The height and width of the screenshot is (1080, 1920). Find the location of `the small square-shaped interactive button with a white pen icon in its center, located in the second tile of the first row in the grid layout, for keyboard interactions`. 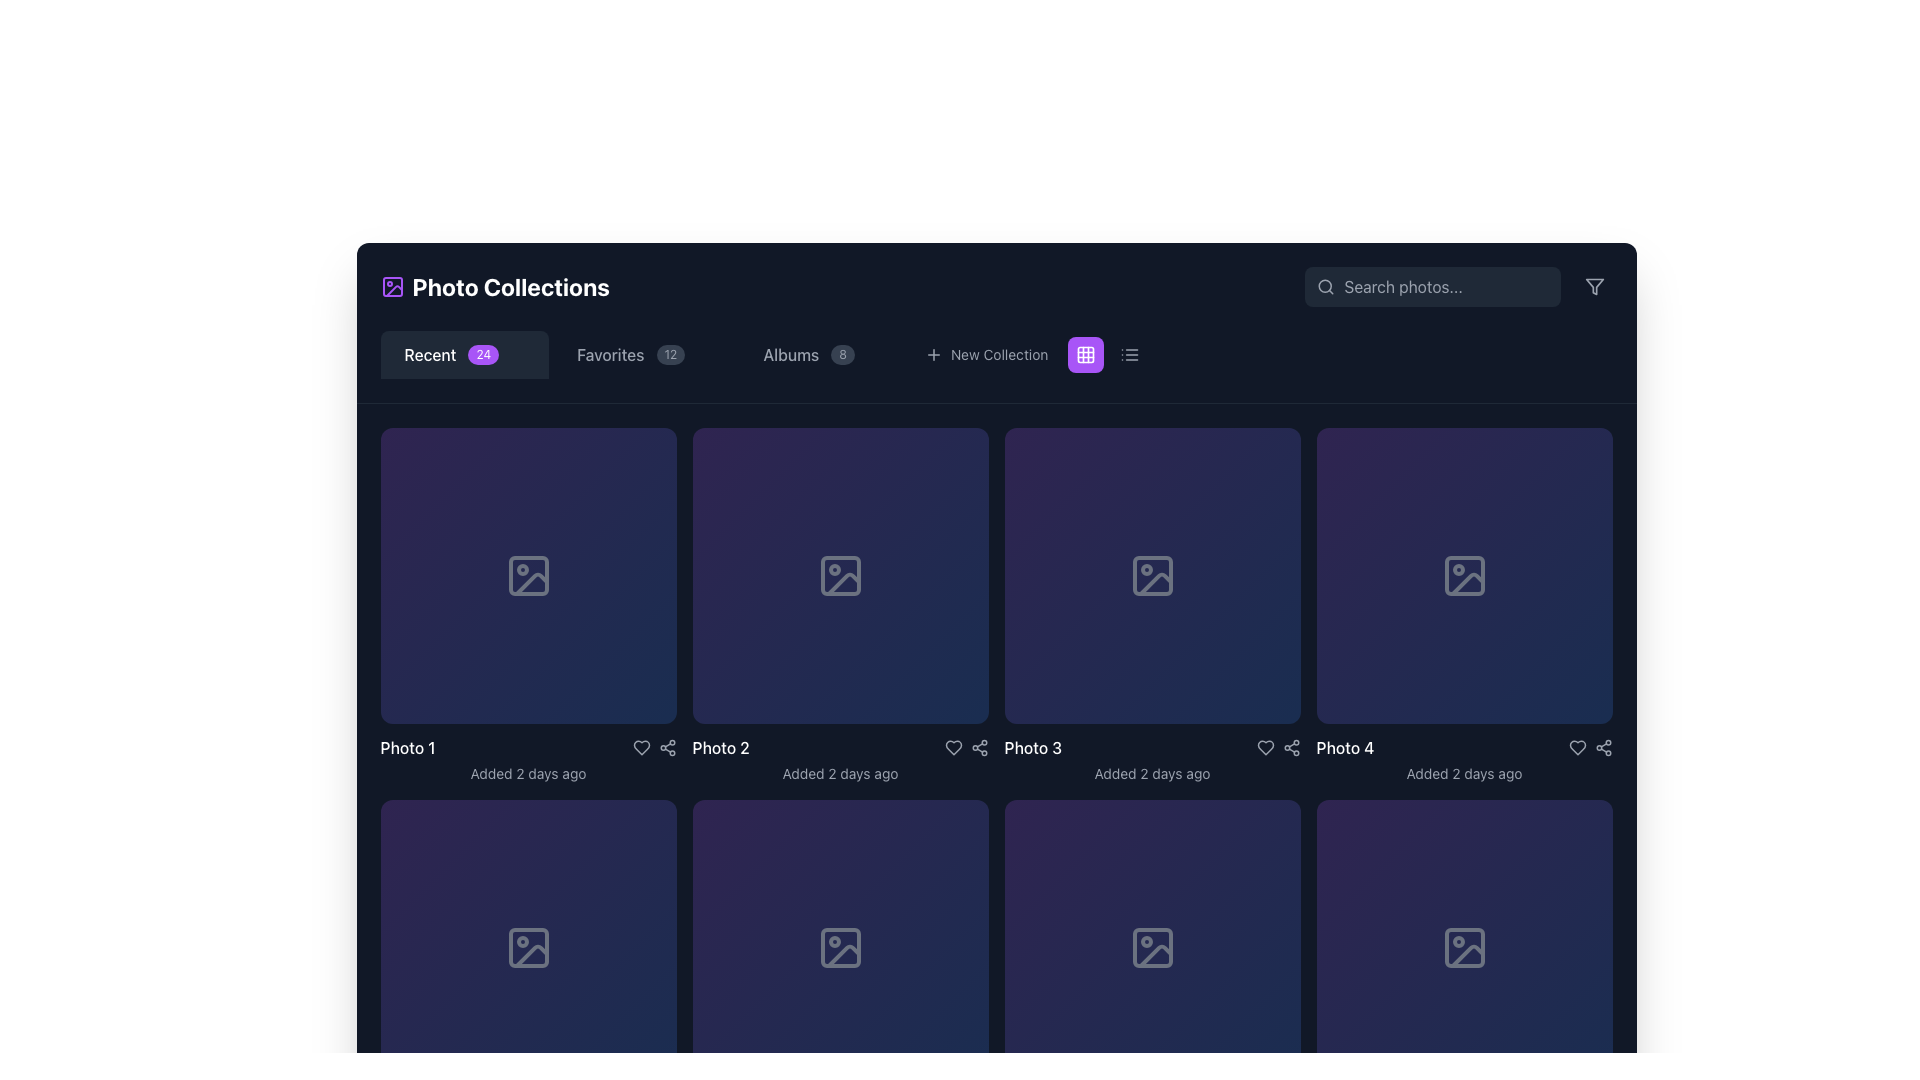

the small square-shaped interactive button with a white pen icon in its center, located in the second tile of the first row in the grid layout, for keyboard interactions is located at coordinates (795, 575).